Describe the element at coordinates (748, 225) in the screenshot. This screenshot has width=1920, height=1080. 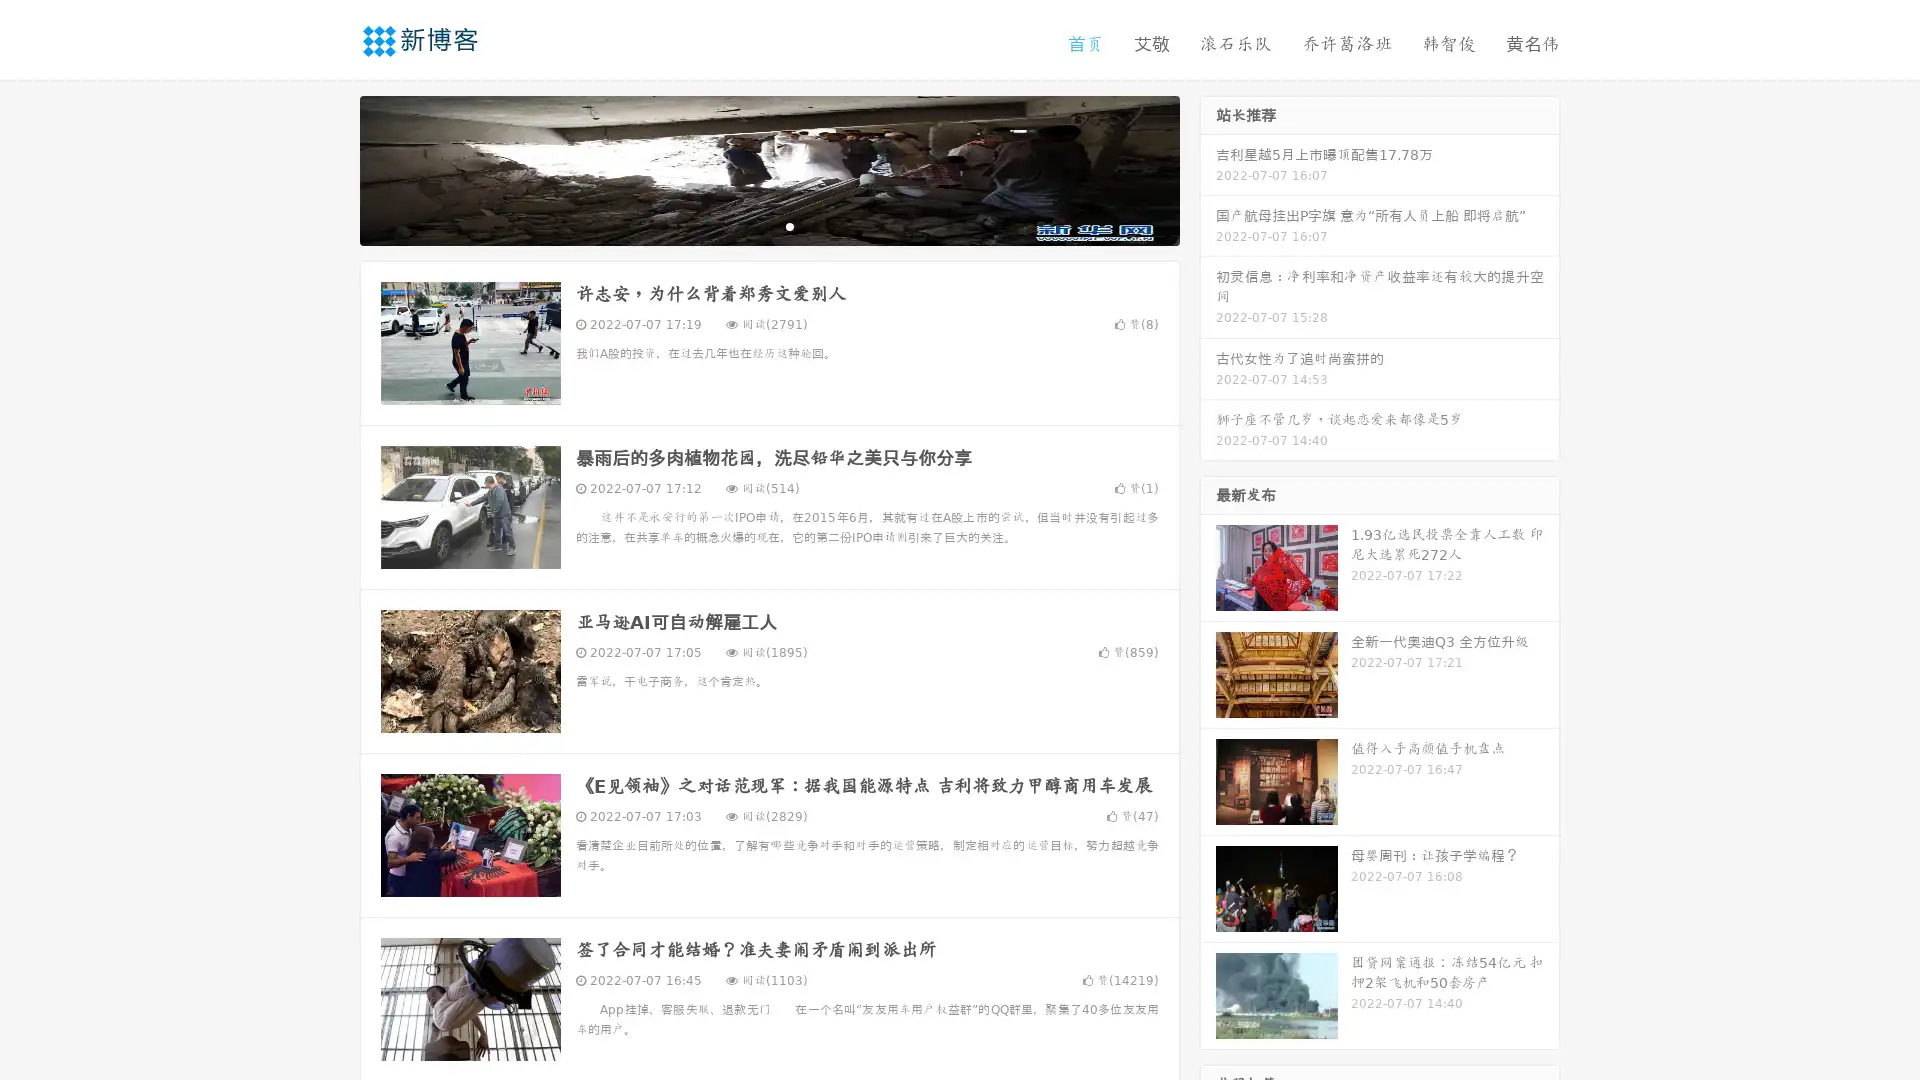
I see `Go to slide 1` at that location.